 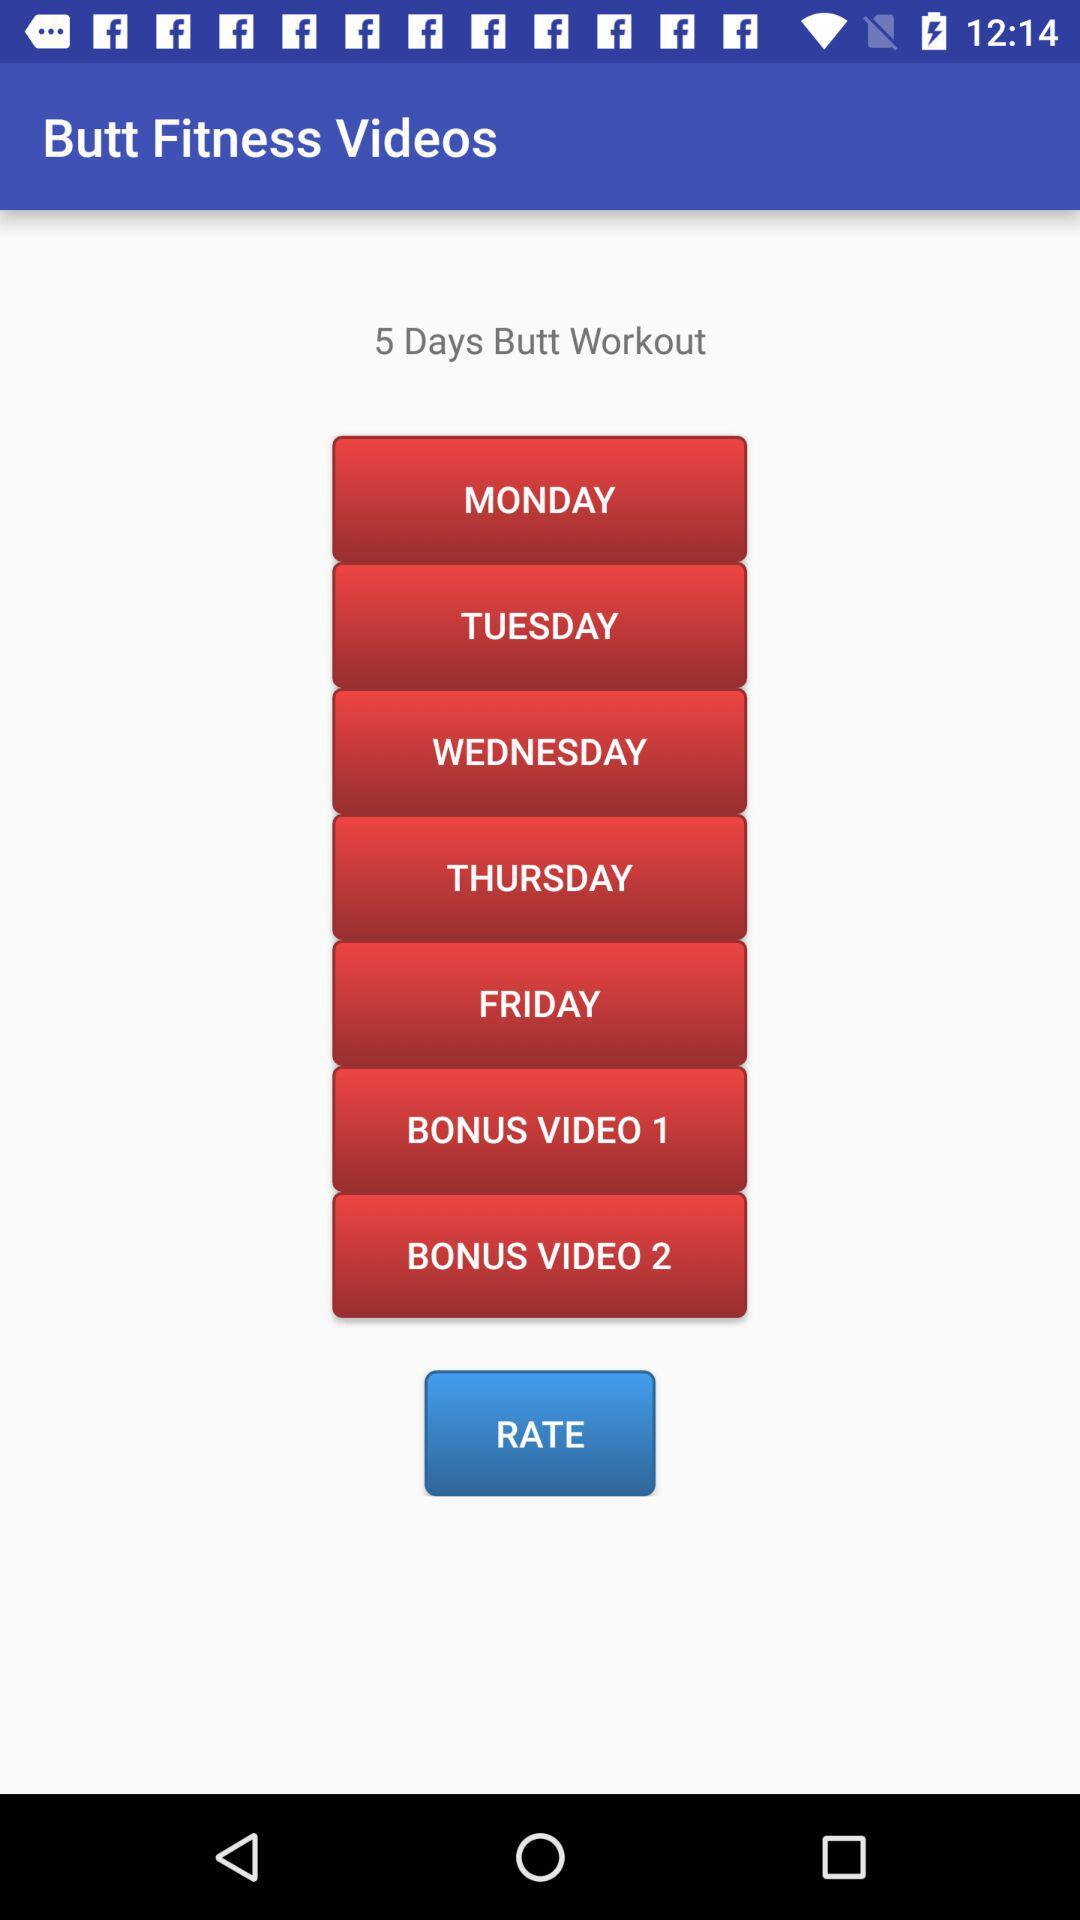 I want to click on the icon below wednesday icon, so click(x=538, y=876).